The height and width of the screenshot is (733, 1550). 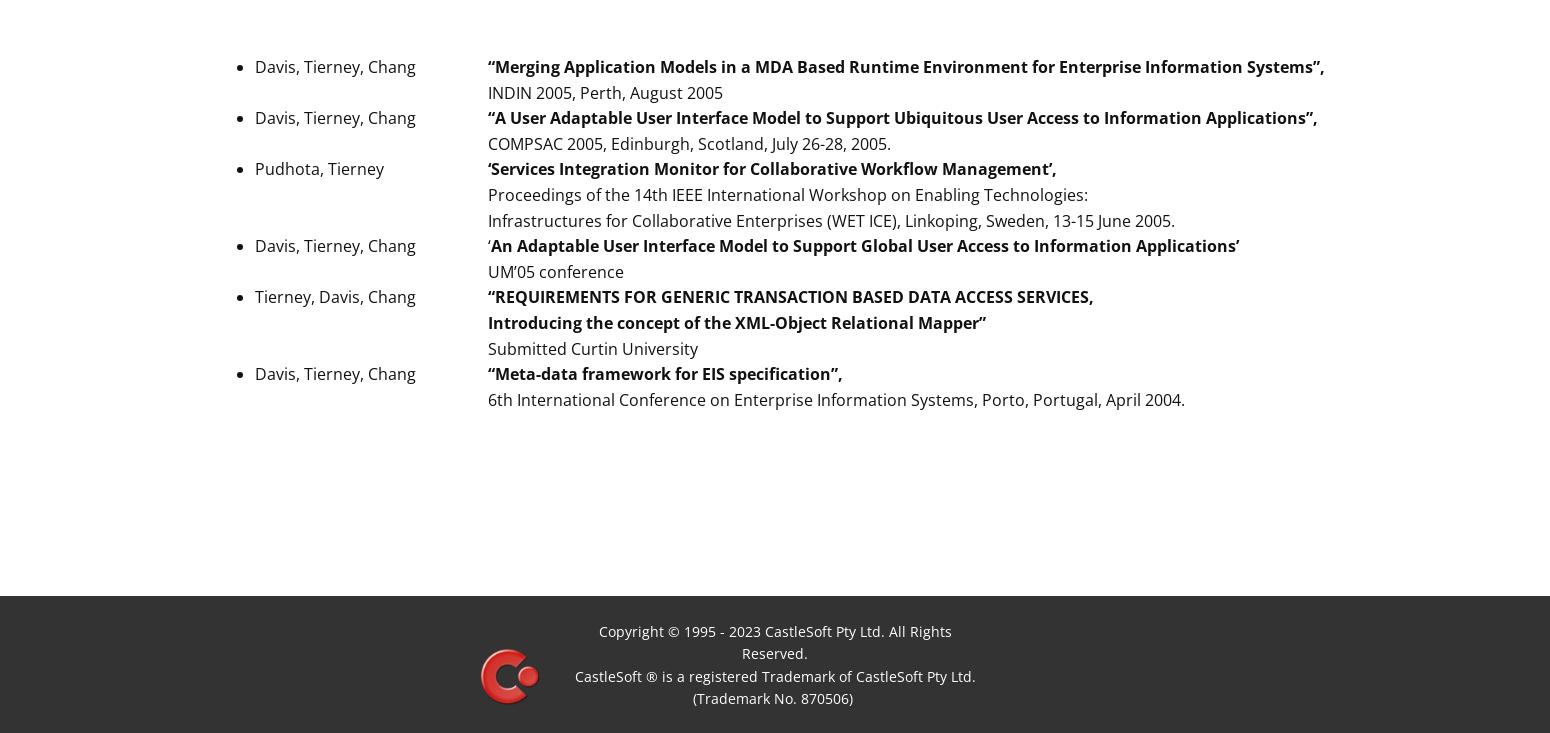 I want to click on 'Tierney, Davis, Chang', so click(x=254, y=296).